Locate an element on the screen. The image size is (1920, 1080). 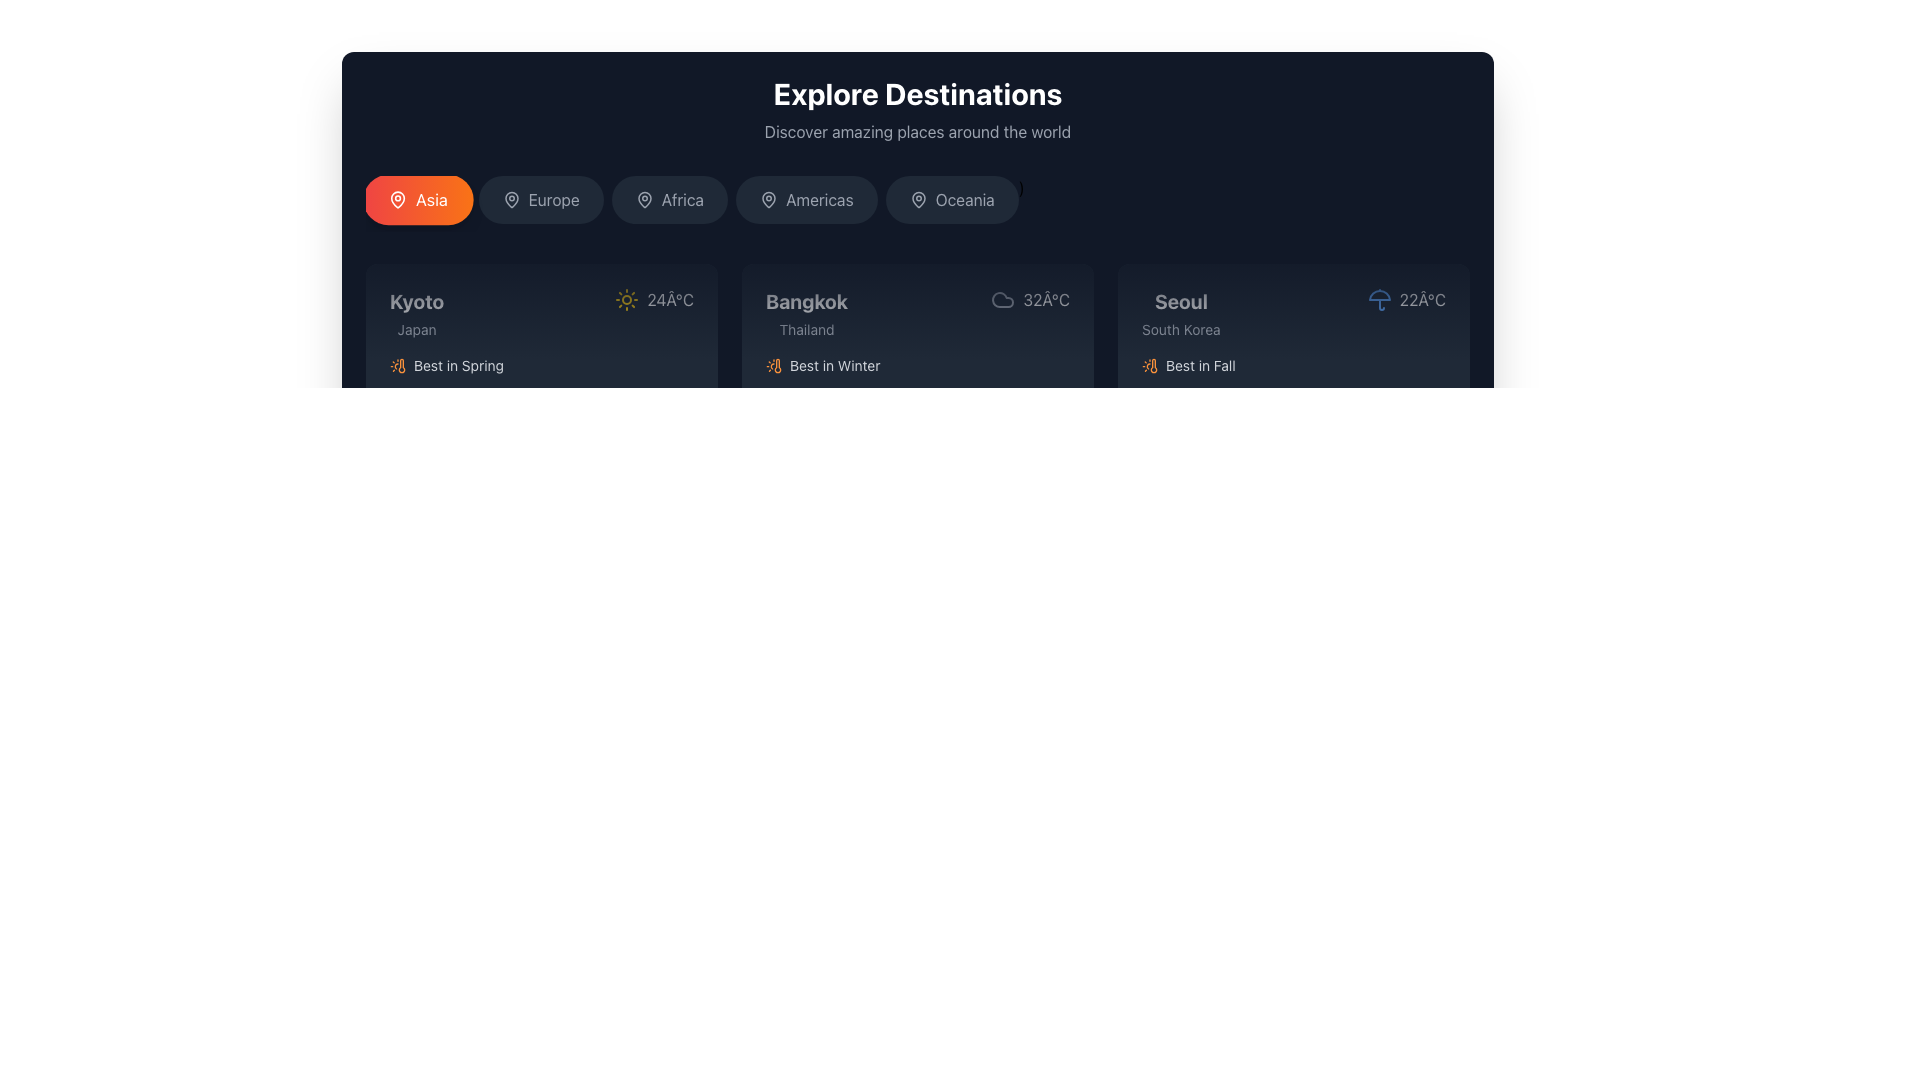
the 'Europe' region button, which is the second button in a horizontal sequence of region selector buttons, located near the top portion of the interface is located at coordinates (541, 200).